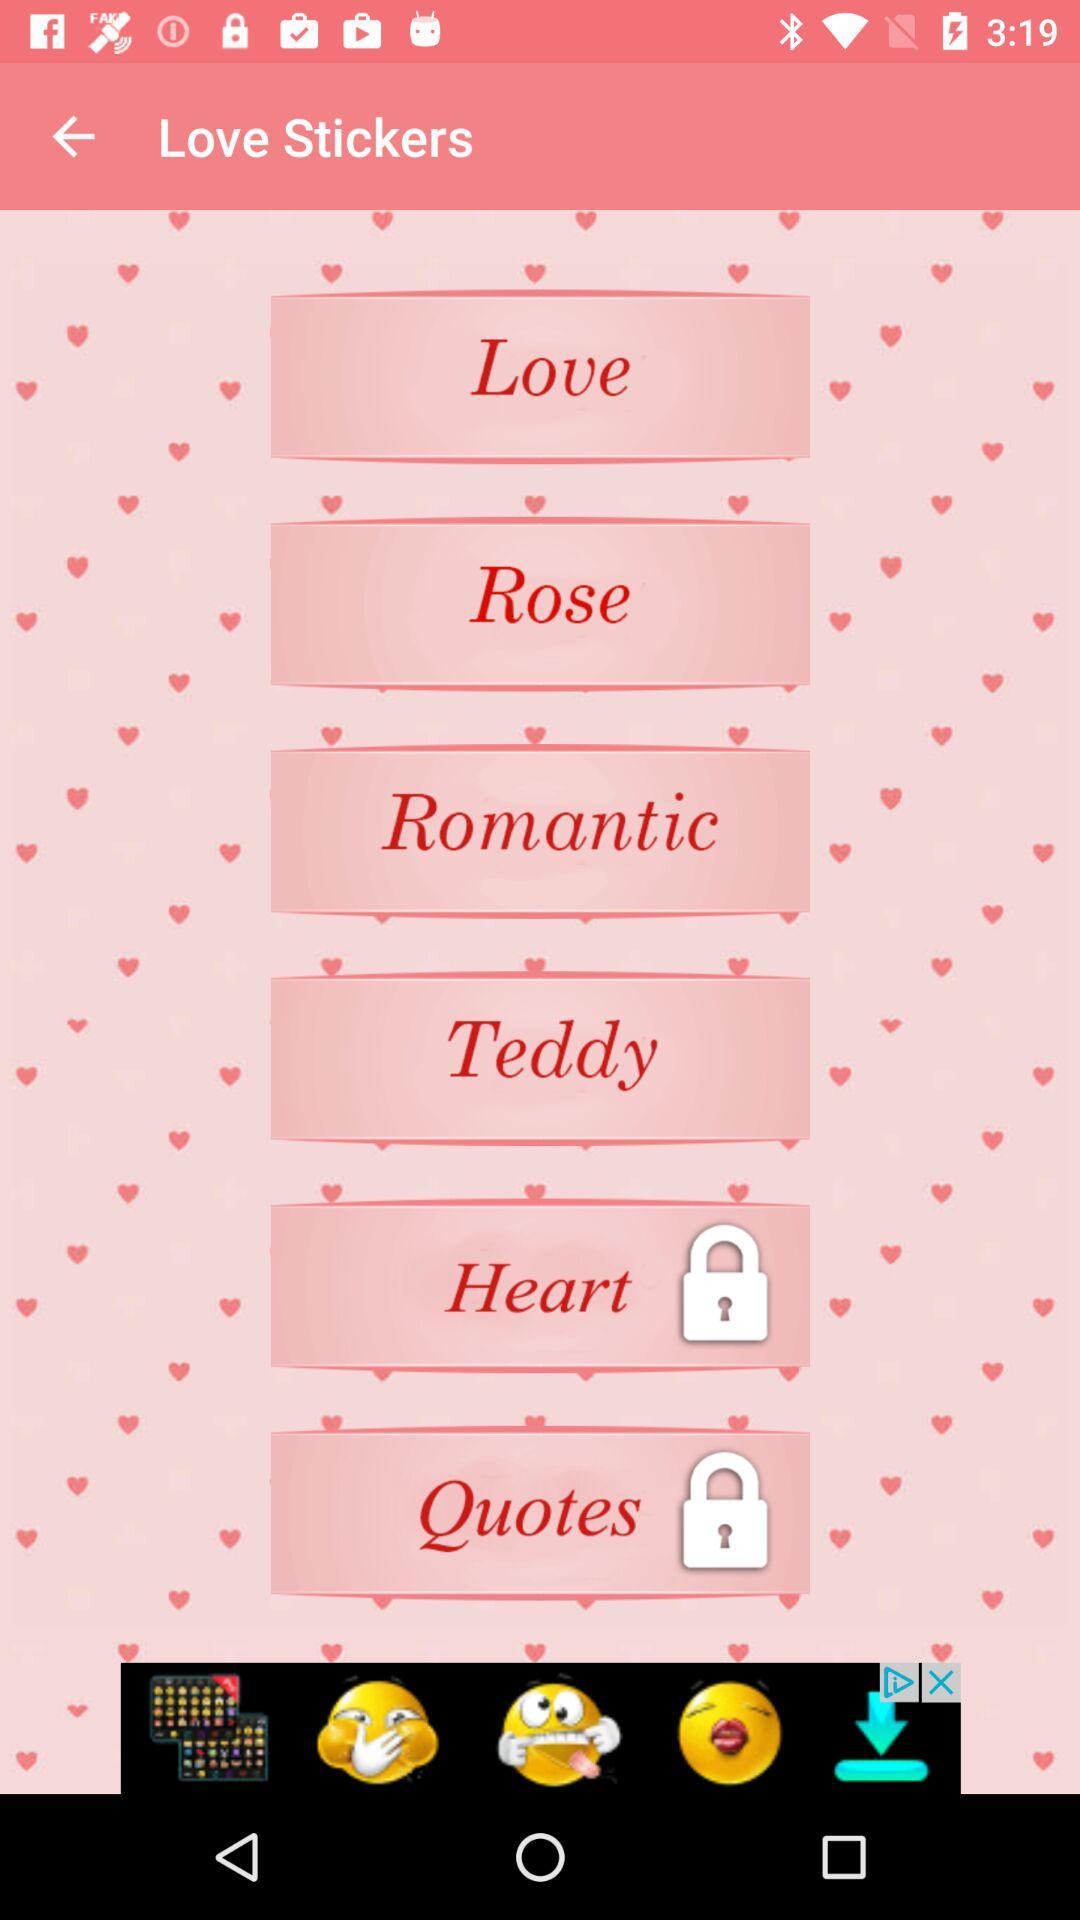 Image resolution: width=1080 pixels, height=1920 pixels. What do you see at coordinates (540, 603) in the screenshot?
I see `the button` at bounding box center [540, 603].